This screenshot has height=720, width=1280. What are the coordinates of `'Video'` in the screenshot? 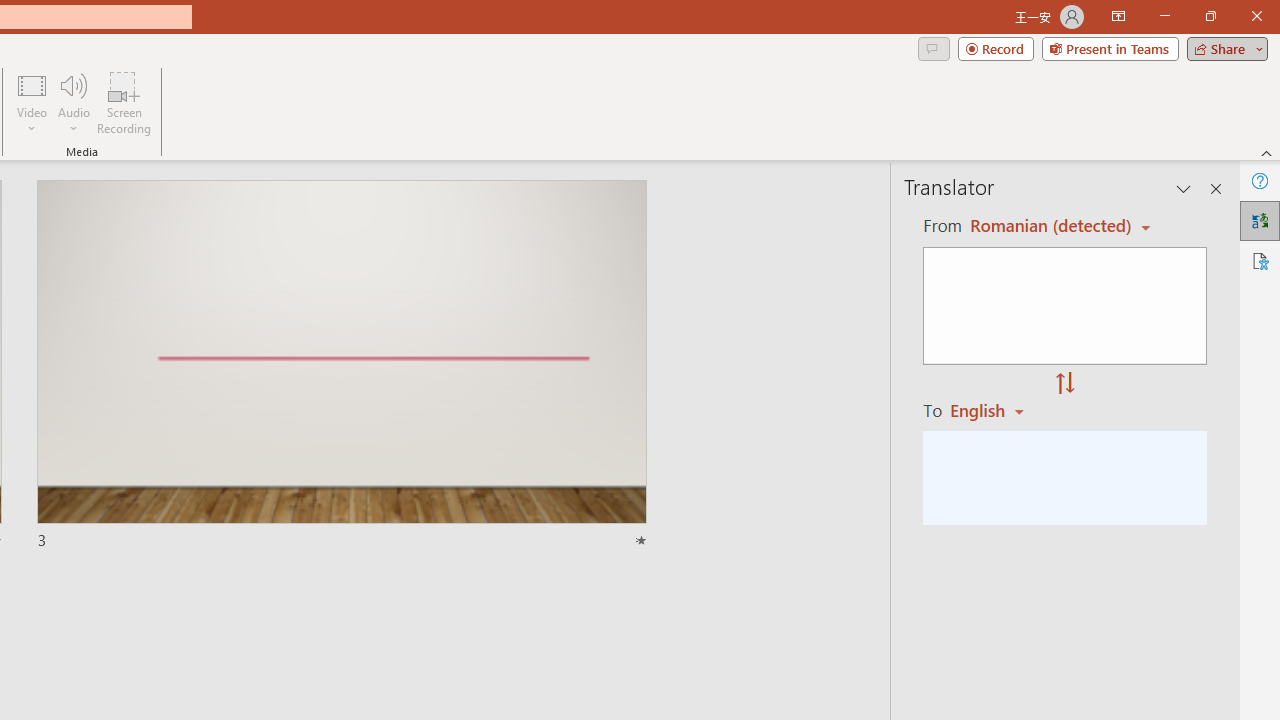 It's located at (32, 103).